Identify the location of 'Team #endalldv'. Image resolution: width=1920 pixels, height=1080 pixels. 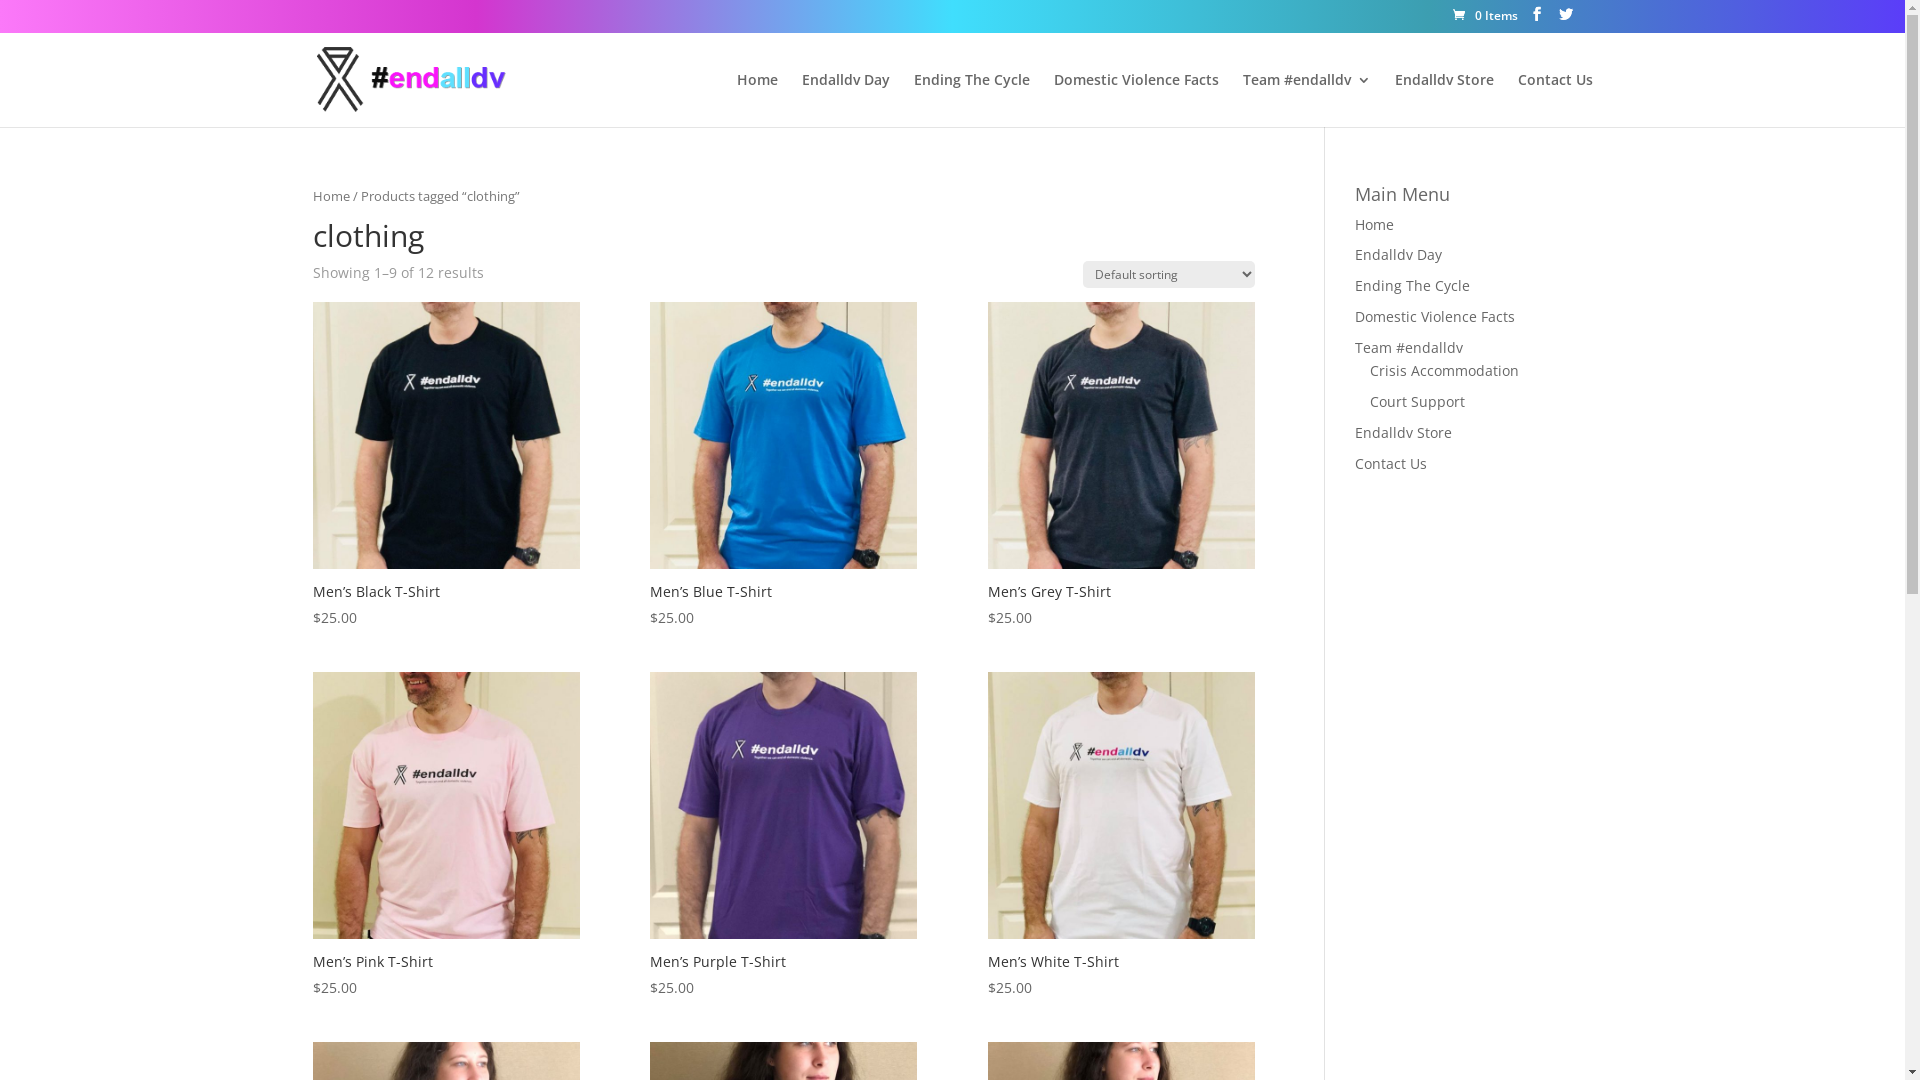
(1241, 99).